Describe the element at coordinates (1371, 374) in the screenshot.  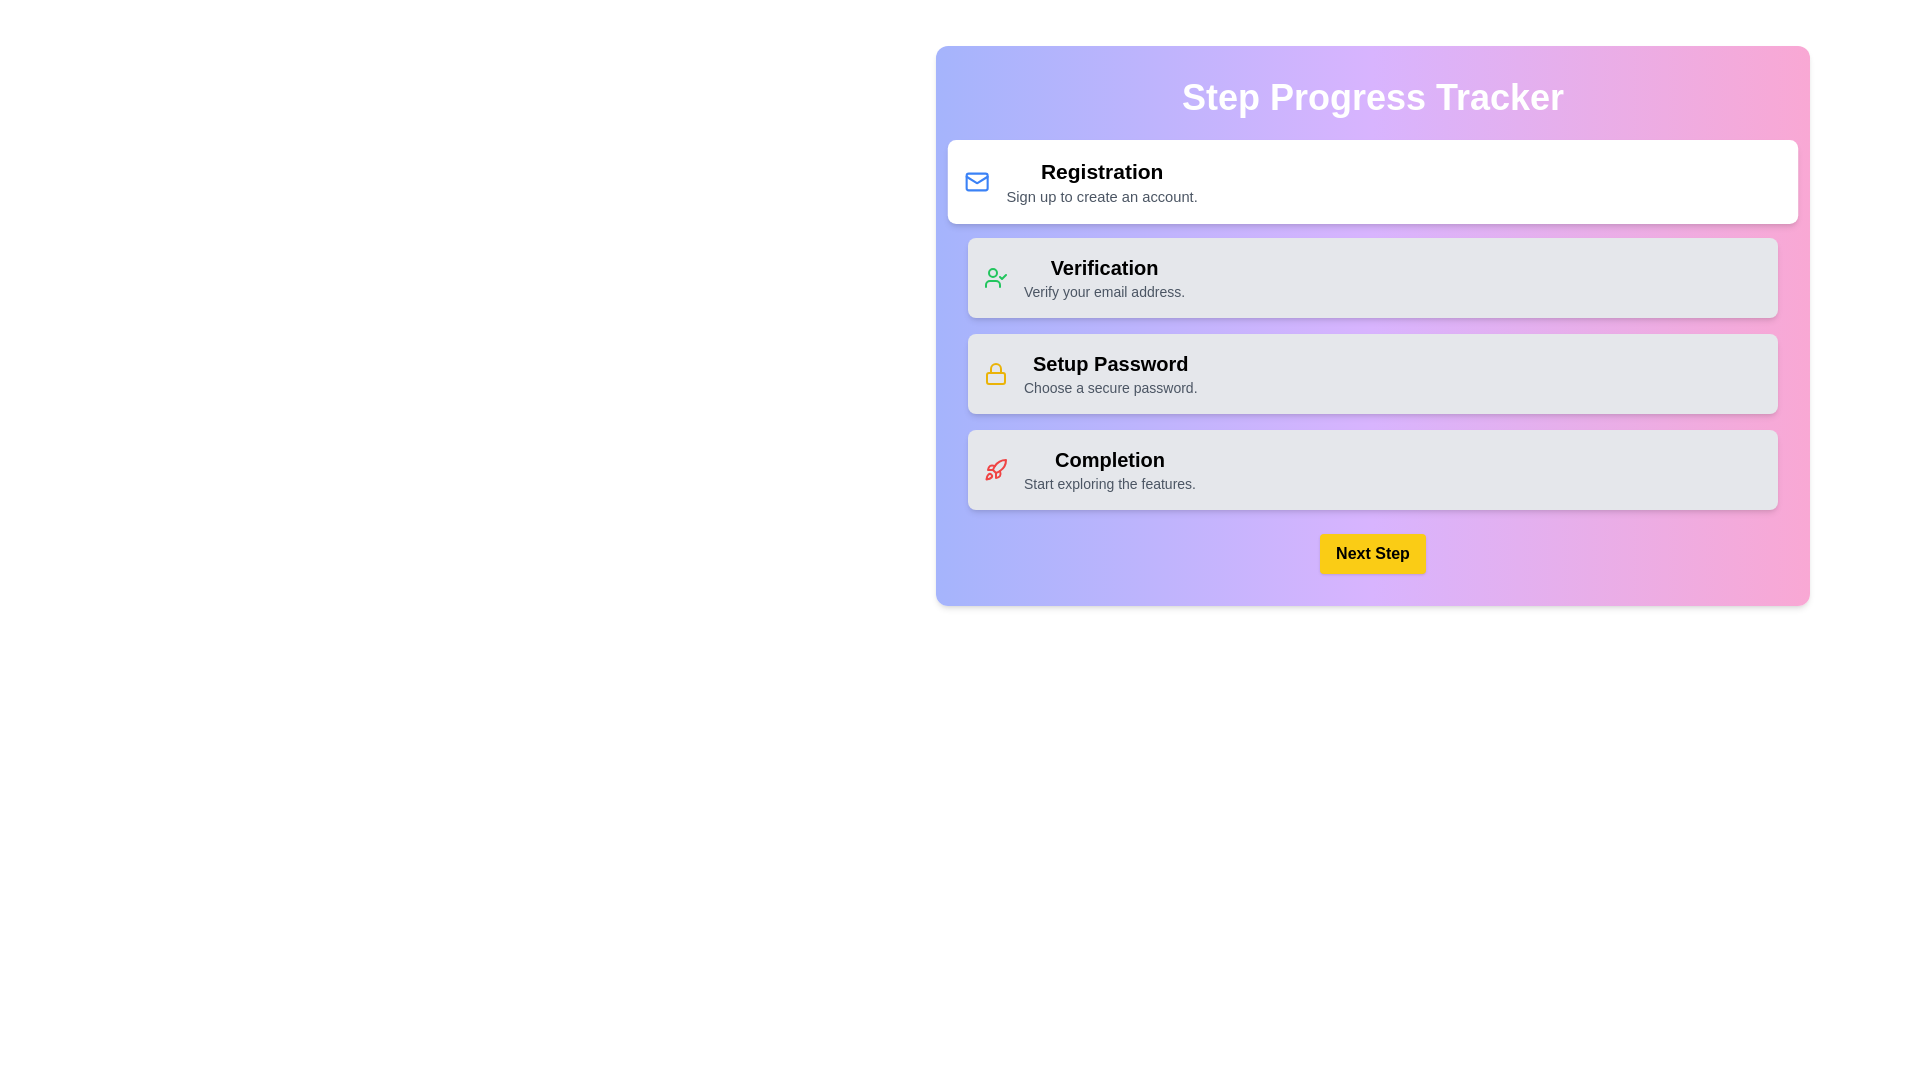
I see `the center of the 'Setup Password' informational card, which is the third item in the step progression interface` at that location.